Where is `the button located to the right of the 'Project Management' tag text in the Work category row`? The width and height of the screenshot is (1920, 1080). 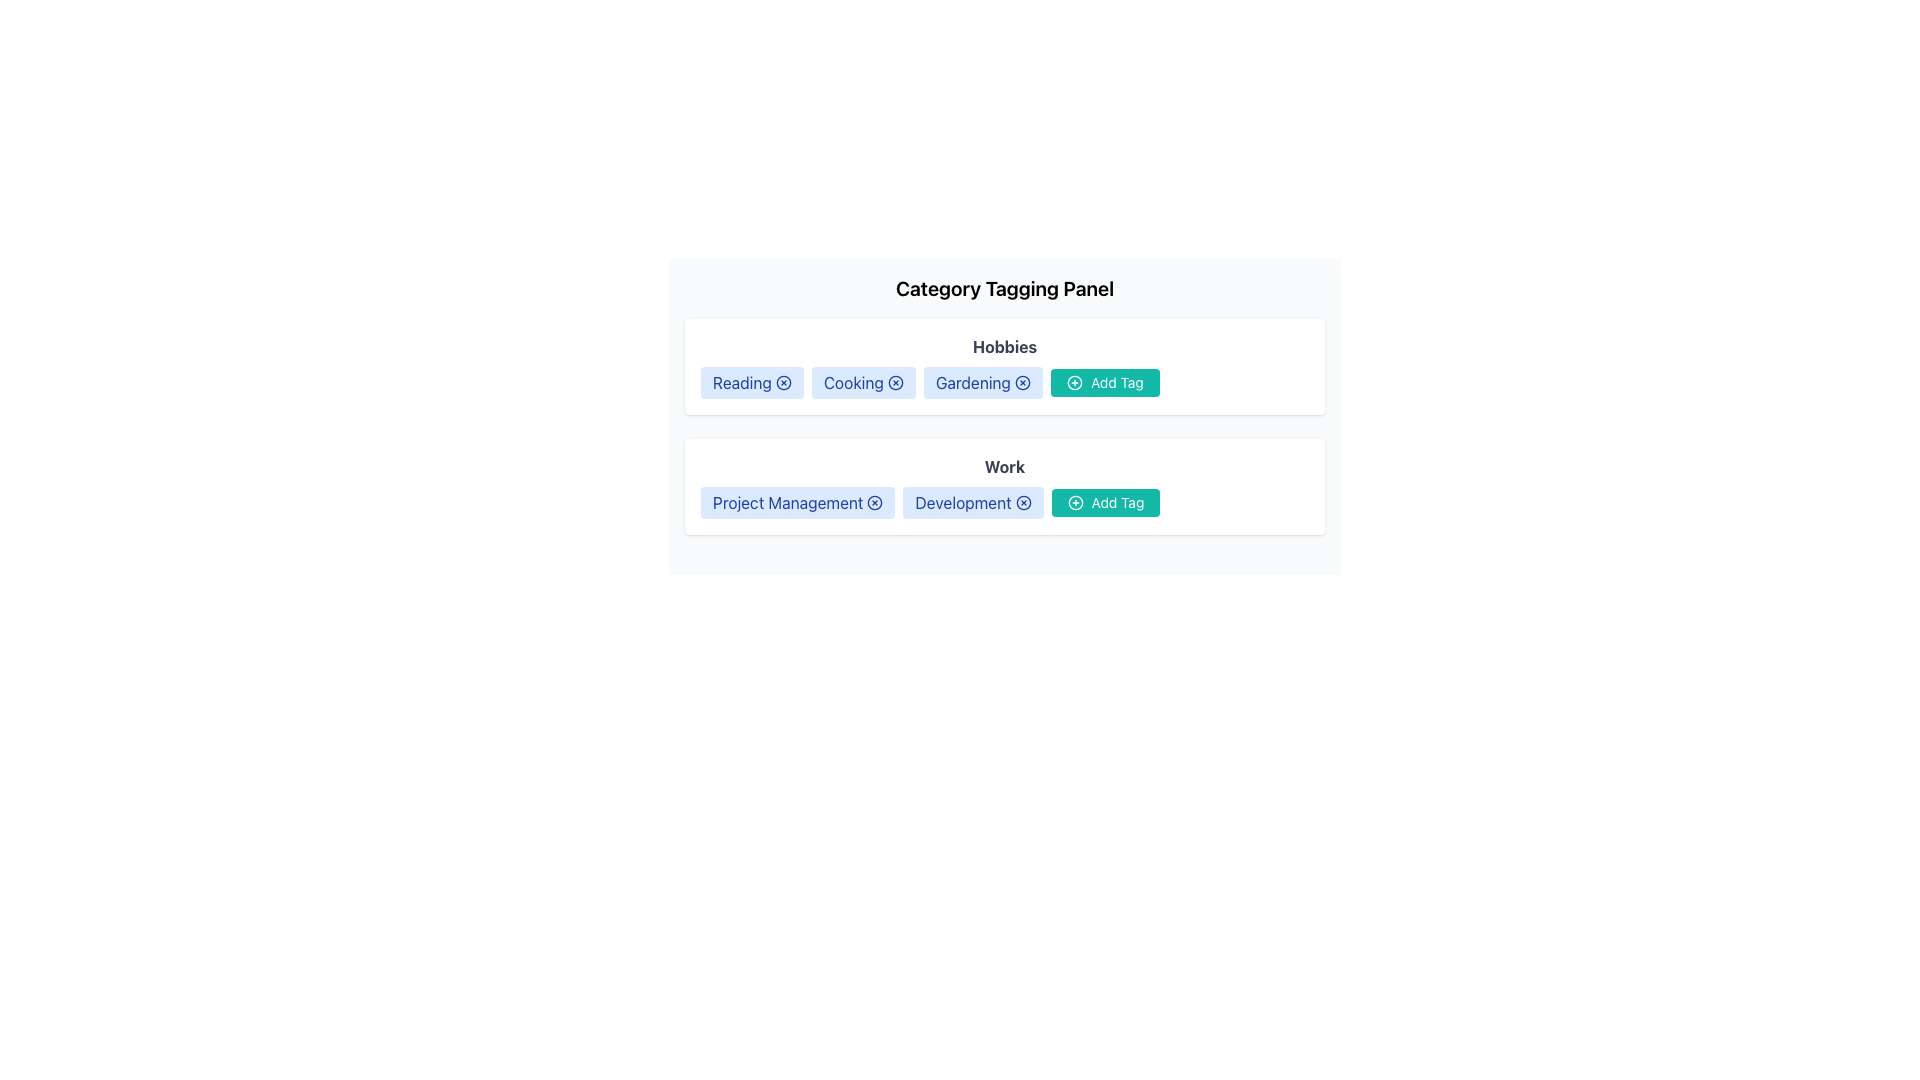 the button located to the right of the 'Project Management' tag text in the Work category row is located at coordinates (875, 501).